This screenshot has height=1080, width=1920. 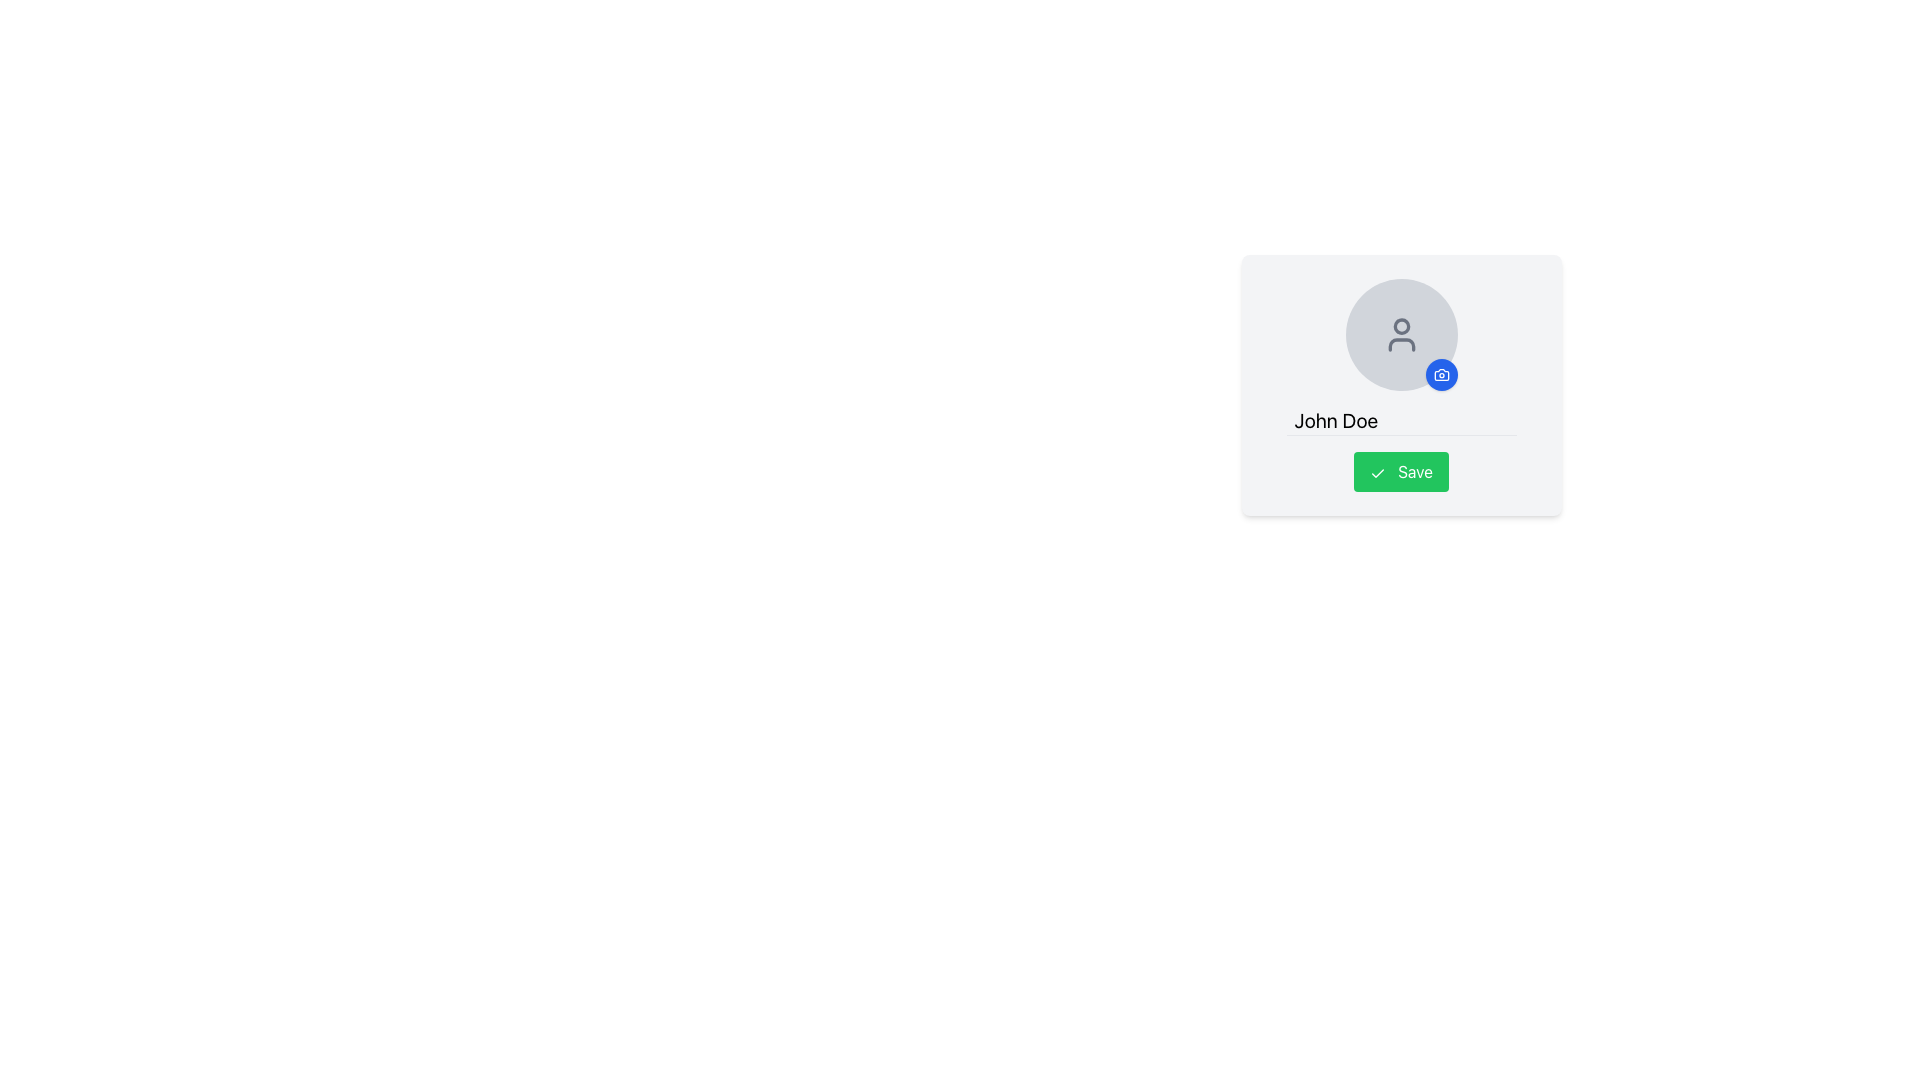 I want to click on the blue circular overlay on the profile picture placeholder to initiate the upload action, so click(x=1400, y=334).